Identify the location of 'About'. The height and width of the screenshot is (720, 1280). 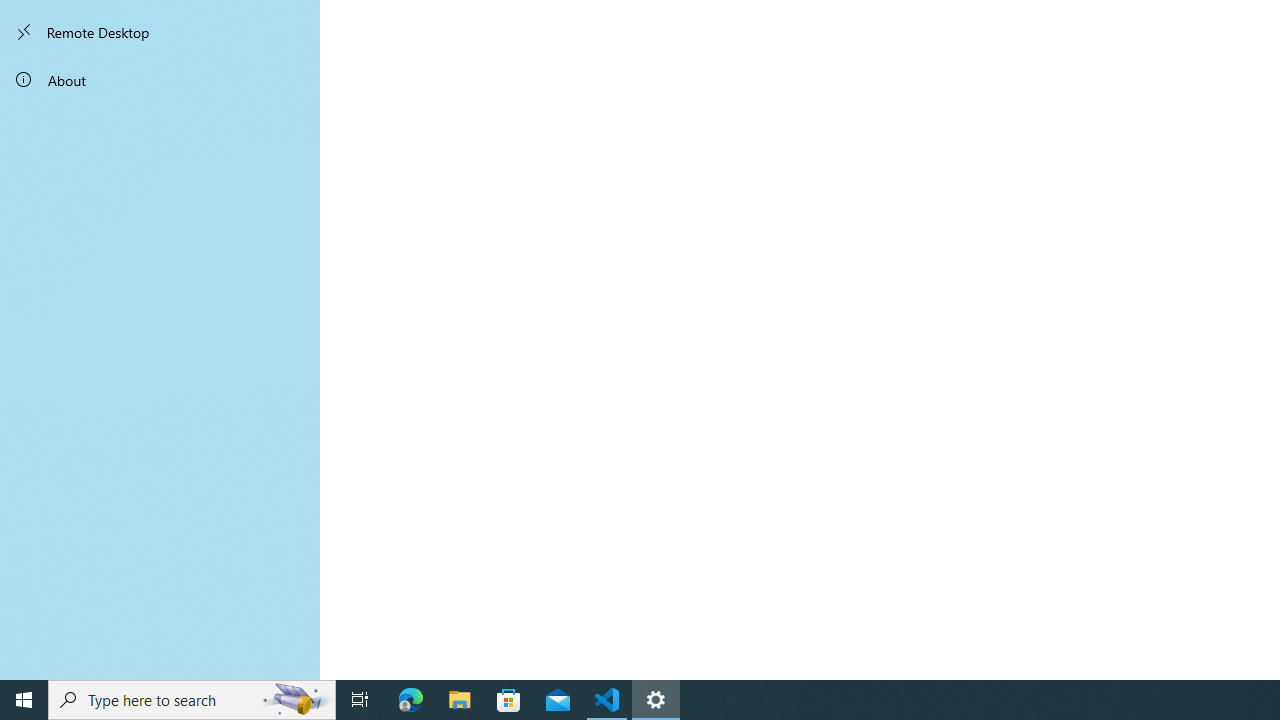
(160, 78).